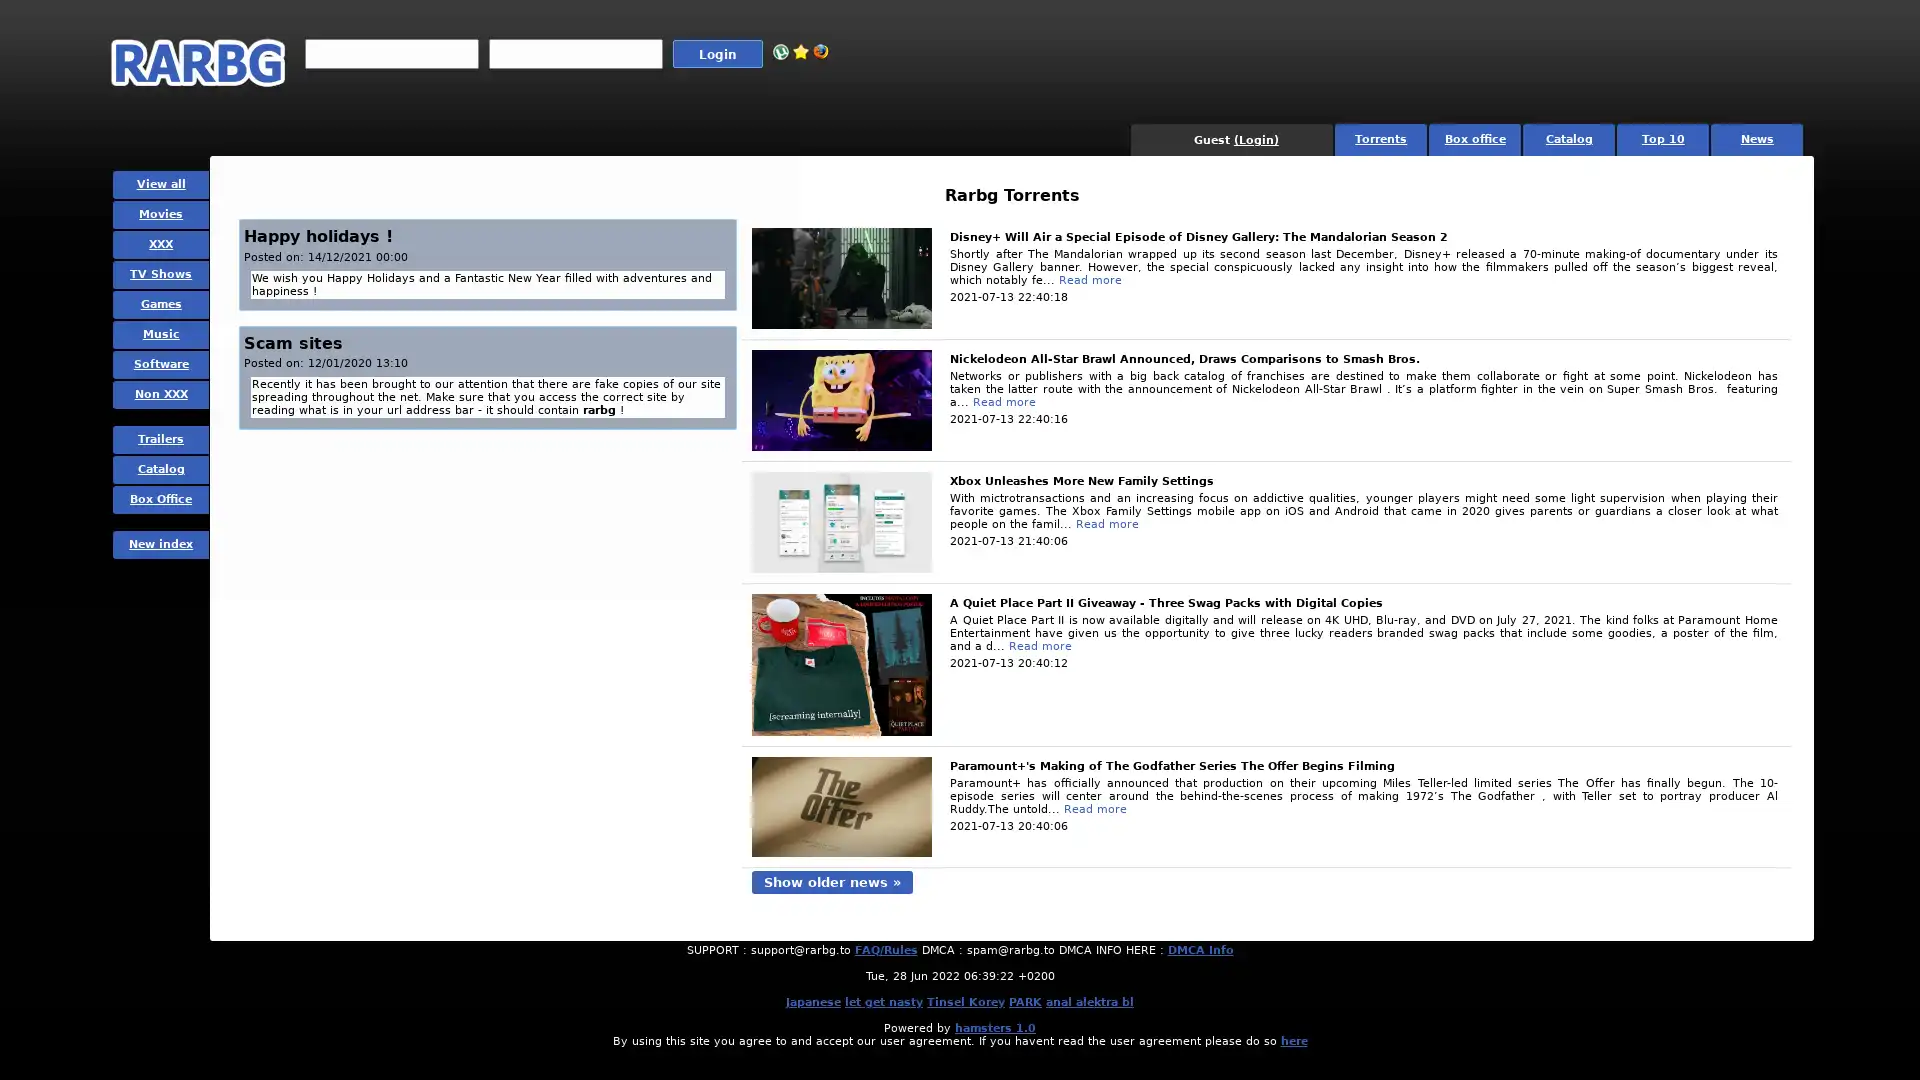 The image size is (1920, 1080). I want to click on Login, so click(718, 52).